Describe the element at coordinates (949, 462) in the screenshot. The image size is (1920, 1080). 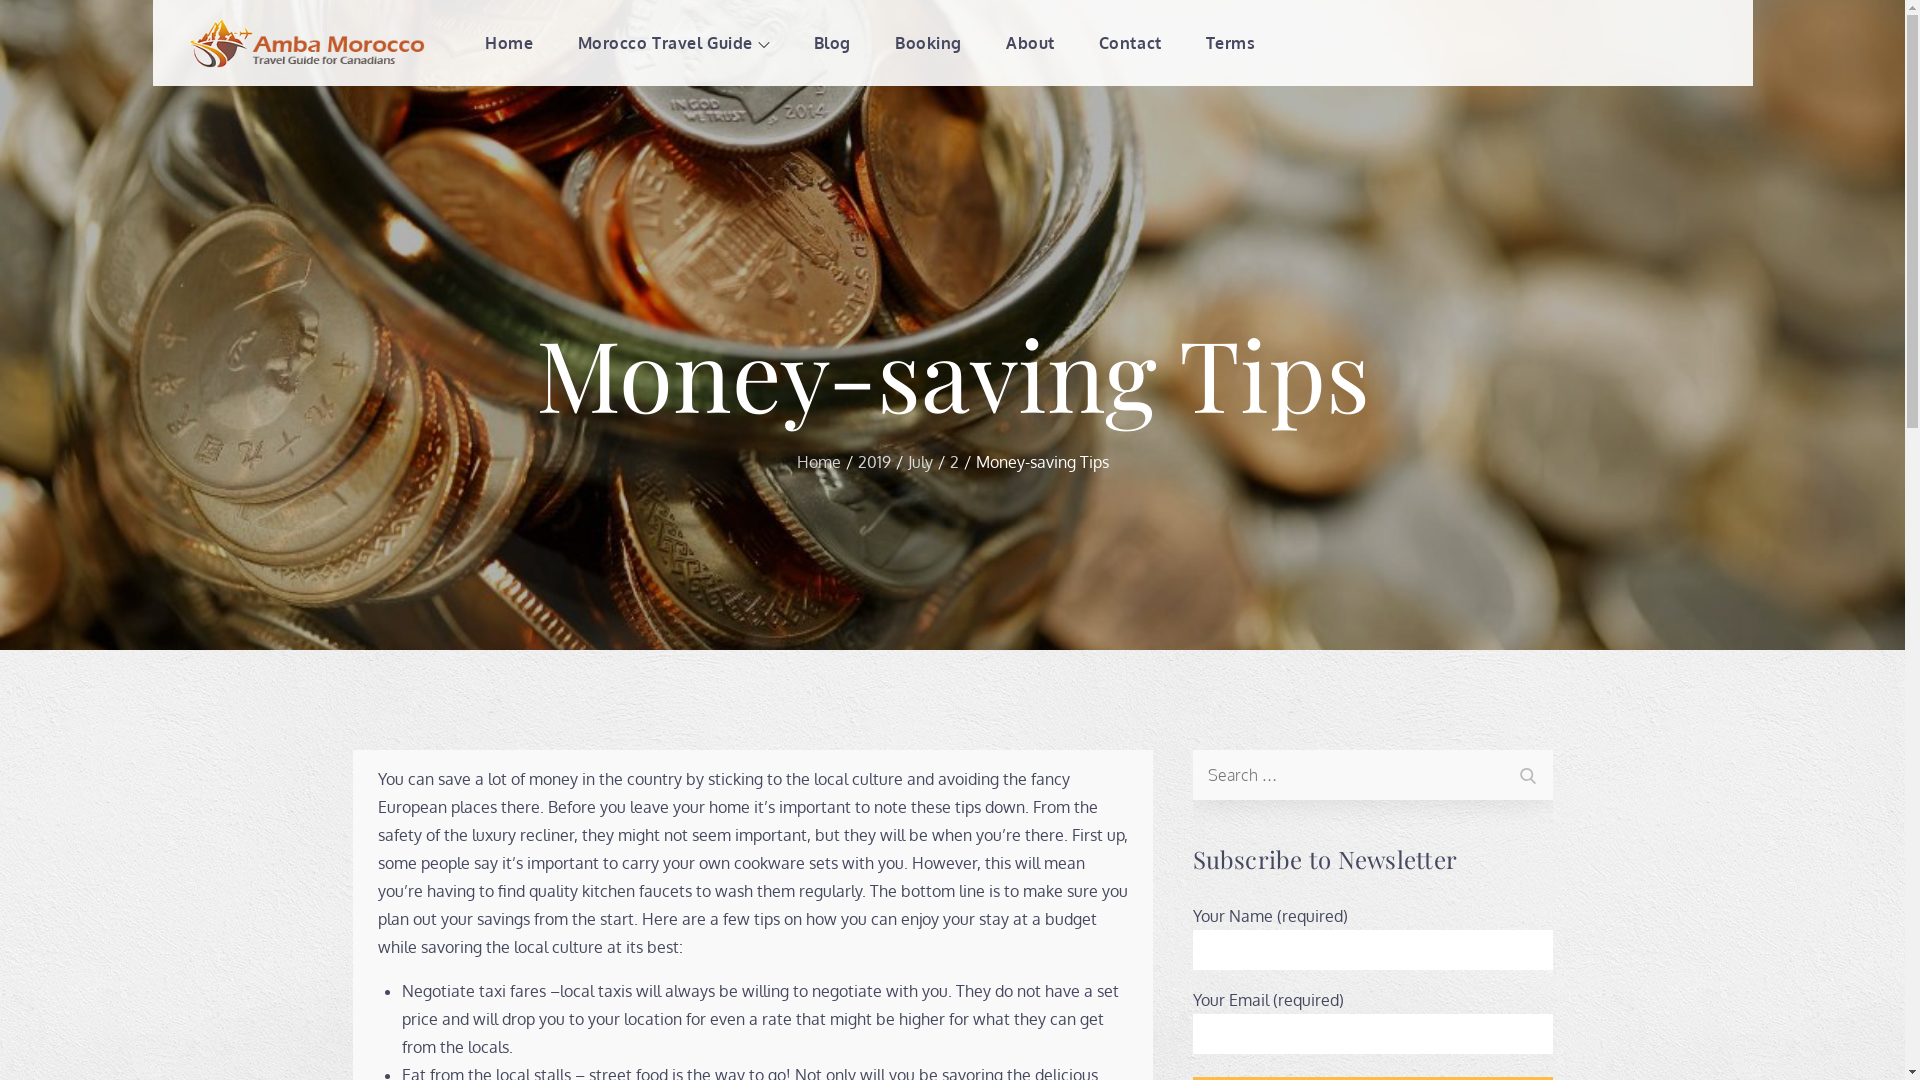
I see `'2'` at that location.